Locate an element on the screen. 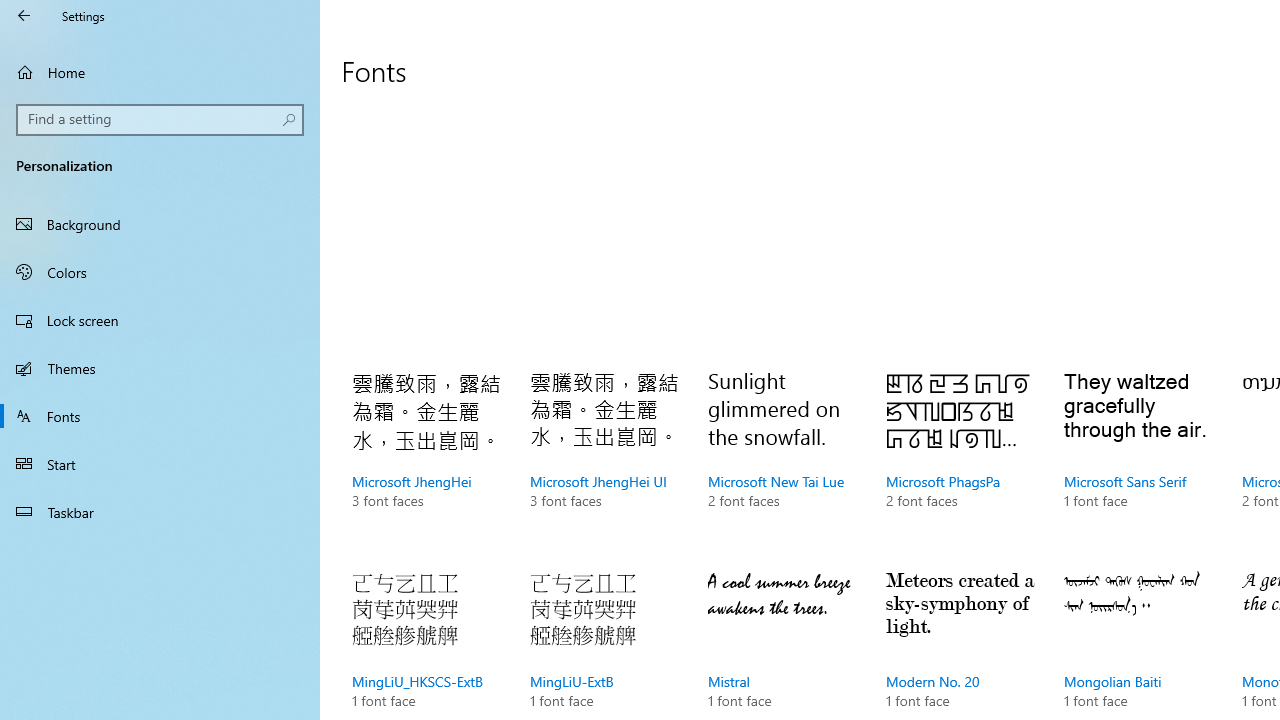 The width and height of the screenshot is (1280, 720). 'Fonts' is located at coordinates (160, 414).